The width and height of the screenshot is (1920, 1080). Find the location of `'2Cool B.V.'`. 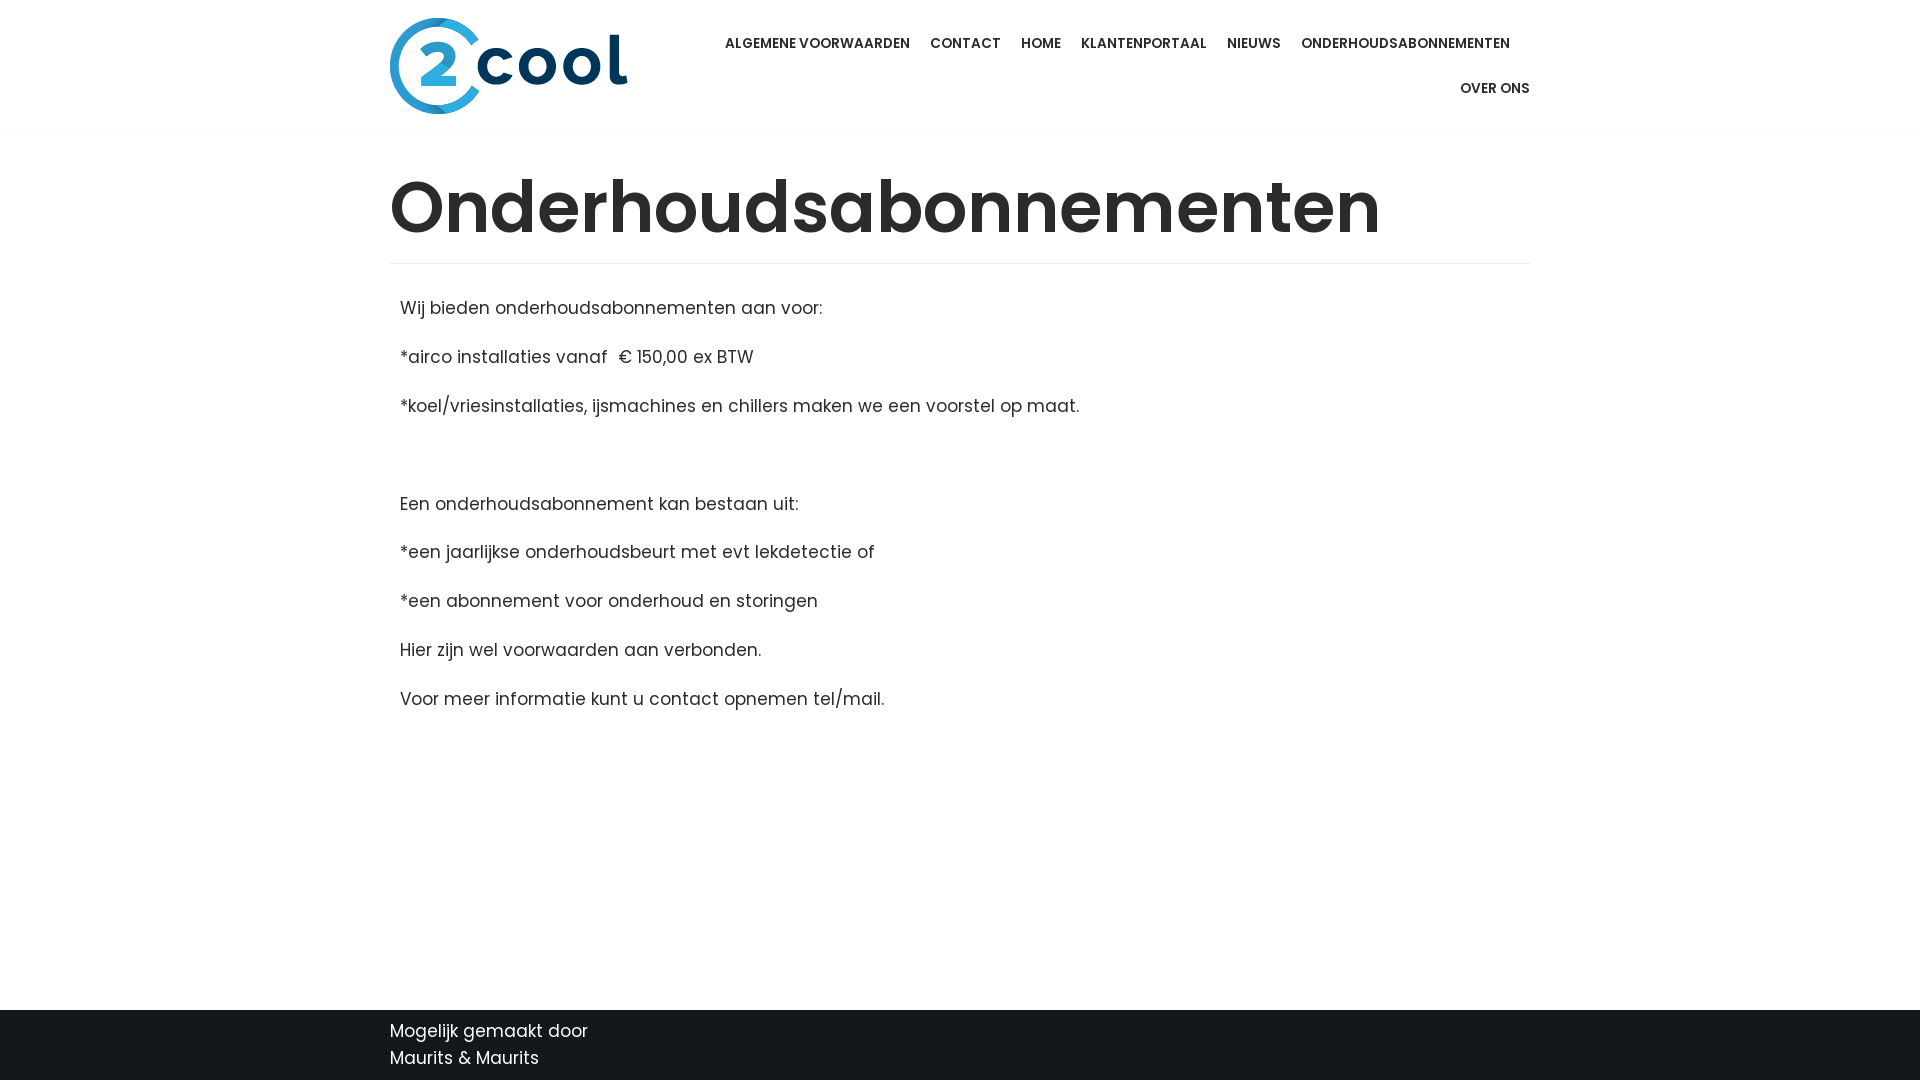

'2Cool B.V.' is located at coordinates (509, 64).